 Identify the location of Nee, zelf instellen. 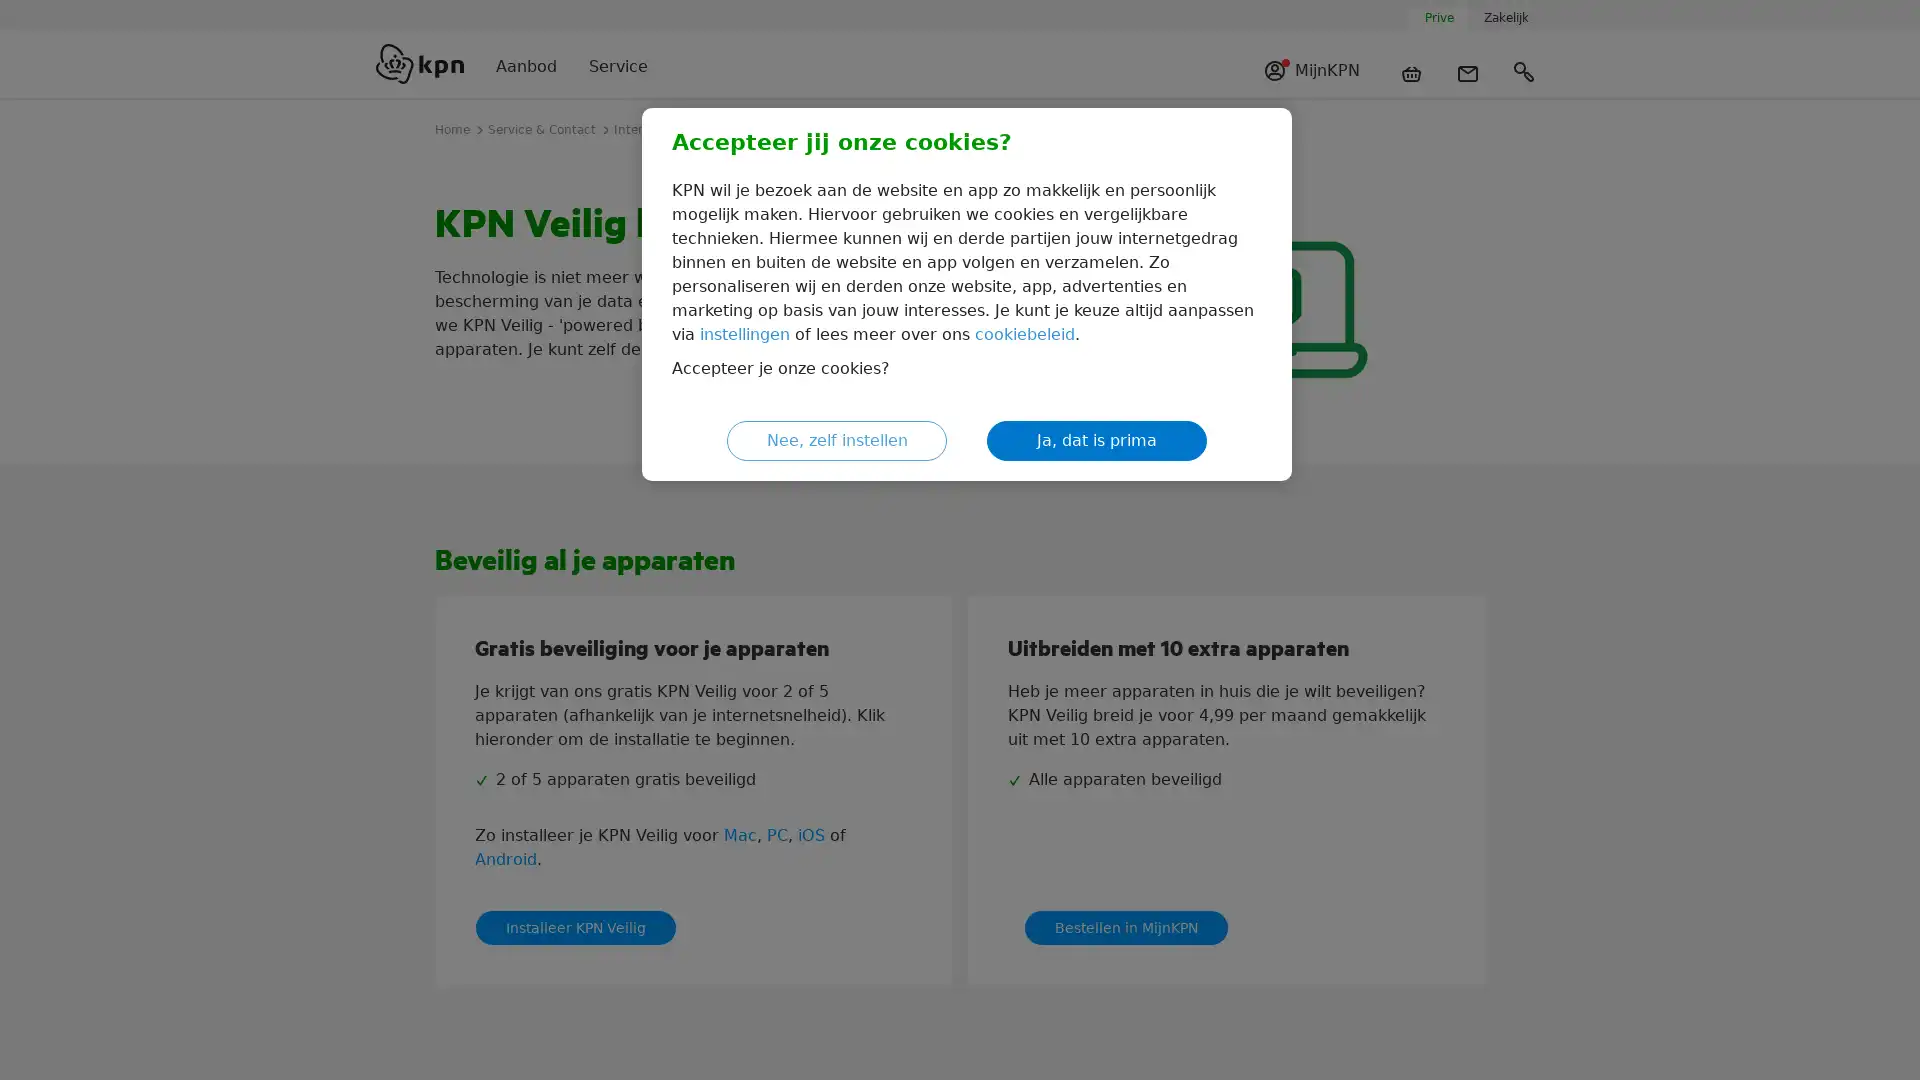
(836, 438).